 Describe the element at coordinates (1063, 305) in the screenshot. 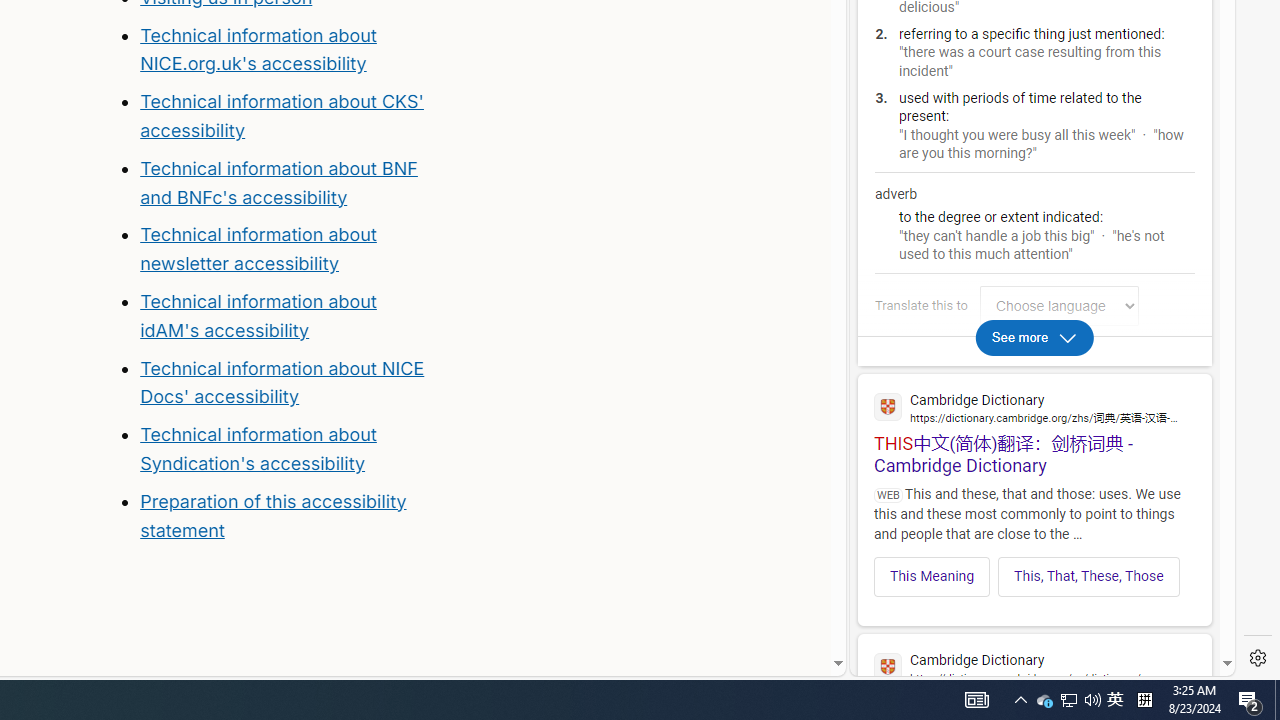

I see `'Link for logging'` at that location.